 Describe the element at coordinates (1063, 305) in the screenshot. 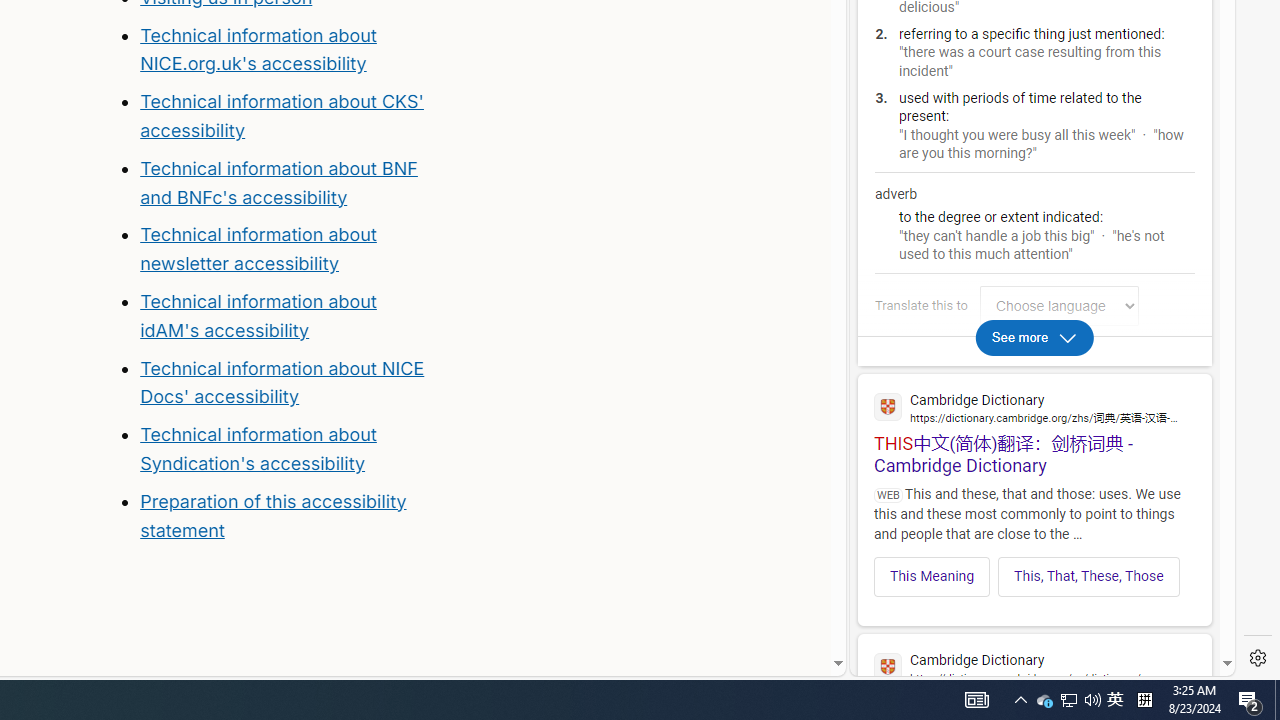

I see `'Link for logging'` at that location.